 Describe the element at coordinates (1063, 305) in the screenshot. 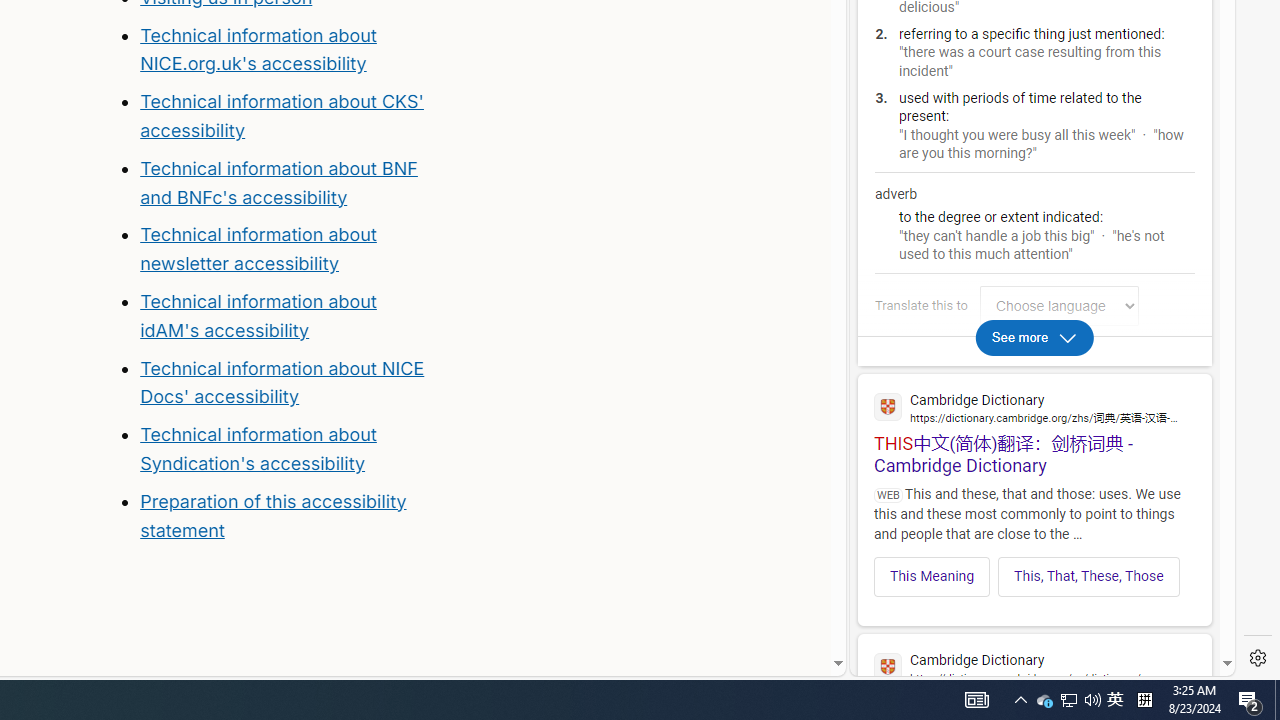

I see `'Link for logging'` at that location.